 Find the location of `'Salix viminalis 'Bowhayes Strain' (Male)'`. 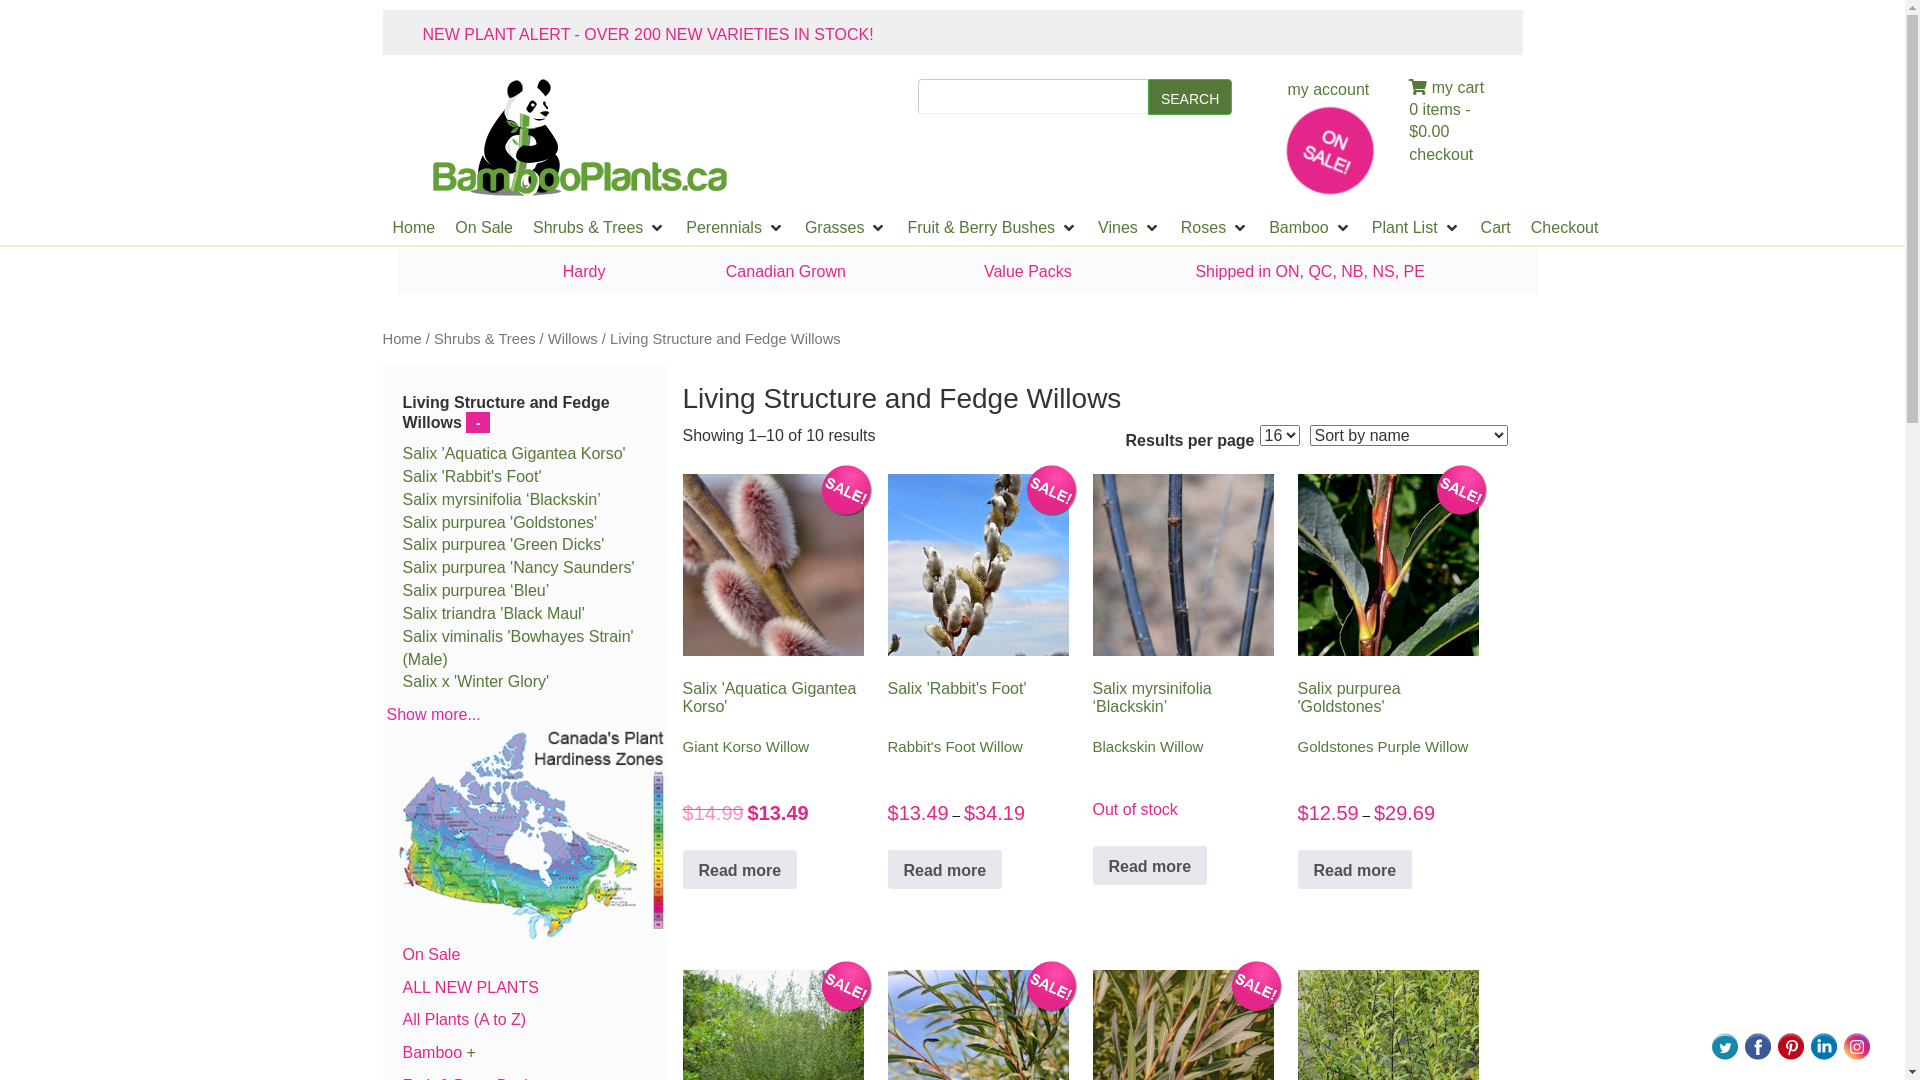

'Salix viminalis 'Bowhayes Strain' (Male)' is located at coordinates (517, 648).